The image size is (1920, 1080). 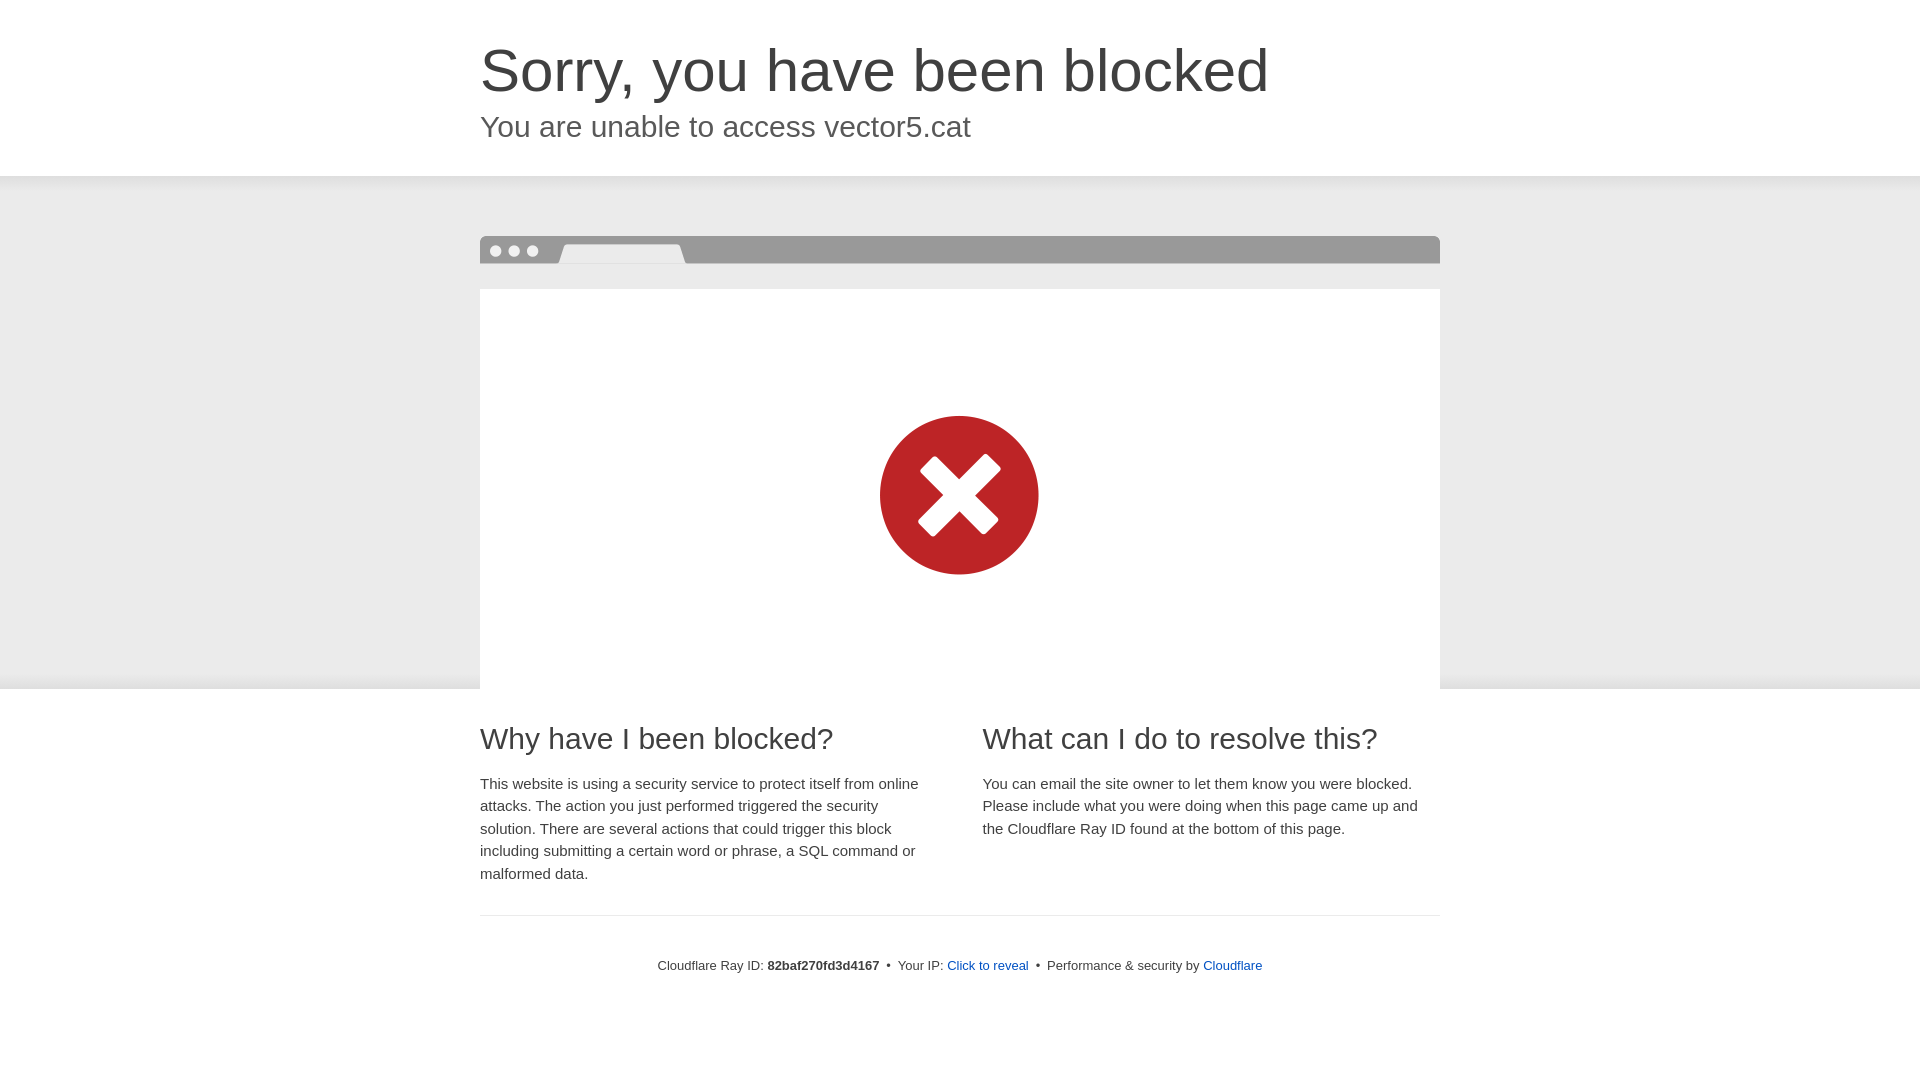 I want to click on 'Cloudflare', so click(x=1231, y=964).